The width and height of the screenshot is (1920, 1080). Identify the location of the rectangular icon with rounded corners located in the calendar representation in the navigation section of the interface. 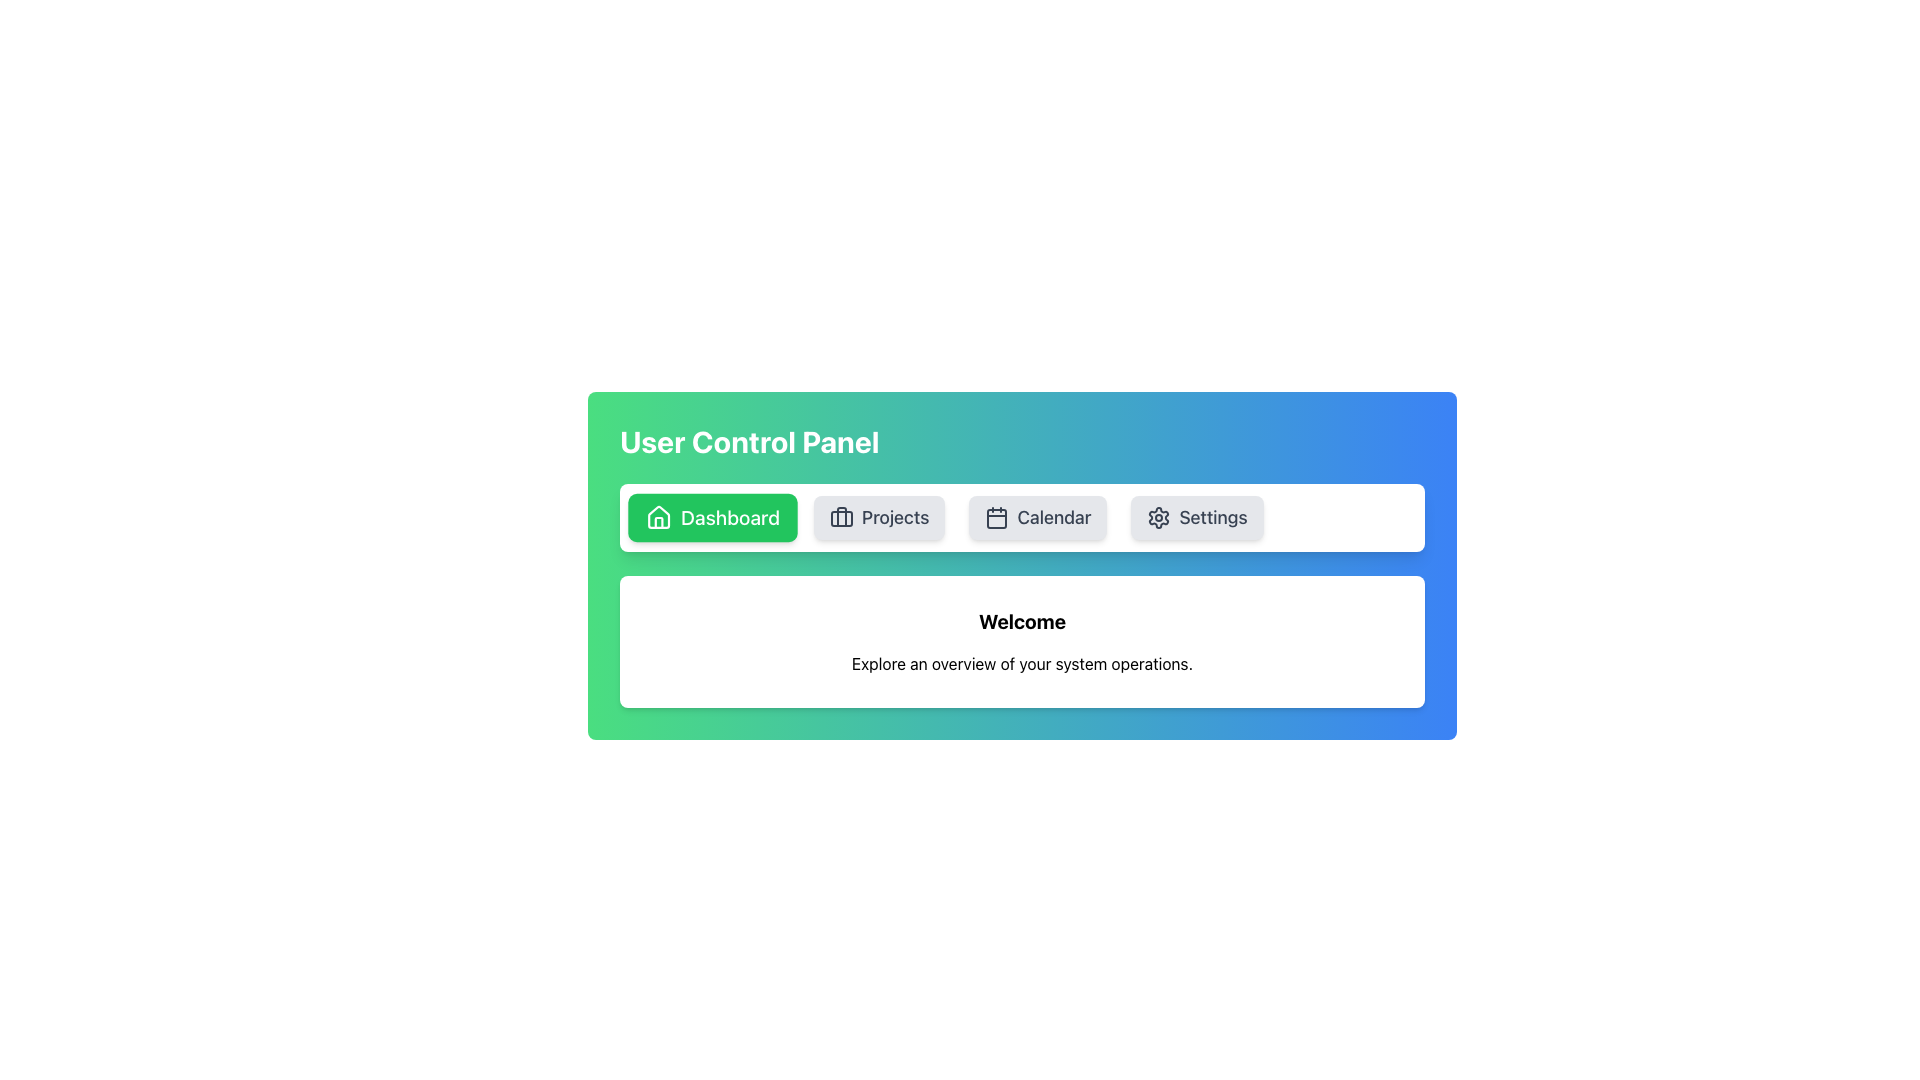
(997, 518).